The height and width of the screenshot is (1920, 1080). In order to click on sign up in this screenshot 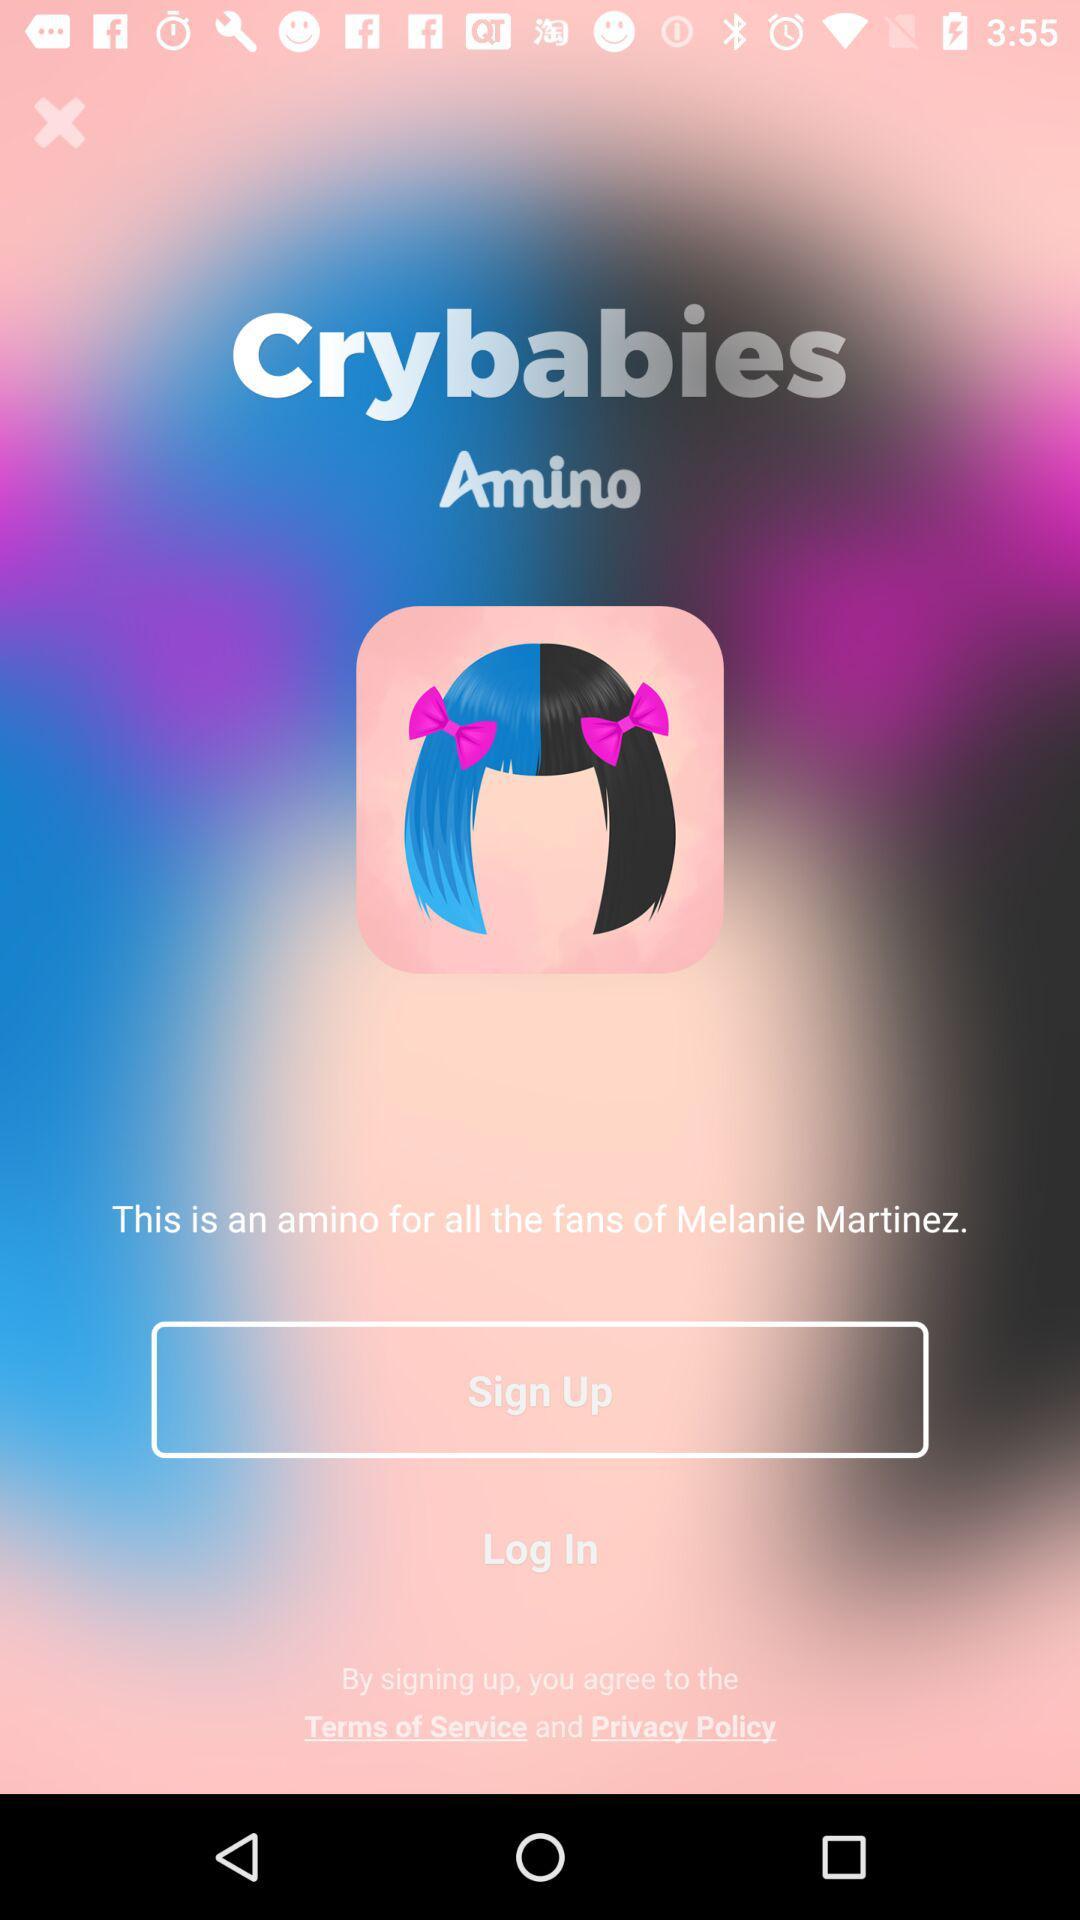, I will do `click(540, 1388)`.